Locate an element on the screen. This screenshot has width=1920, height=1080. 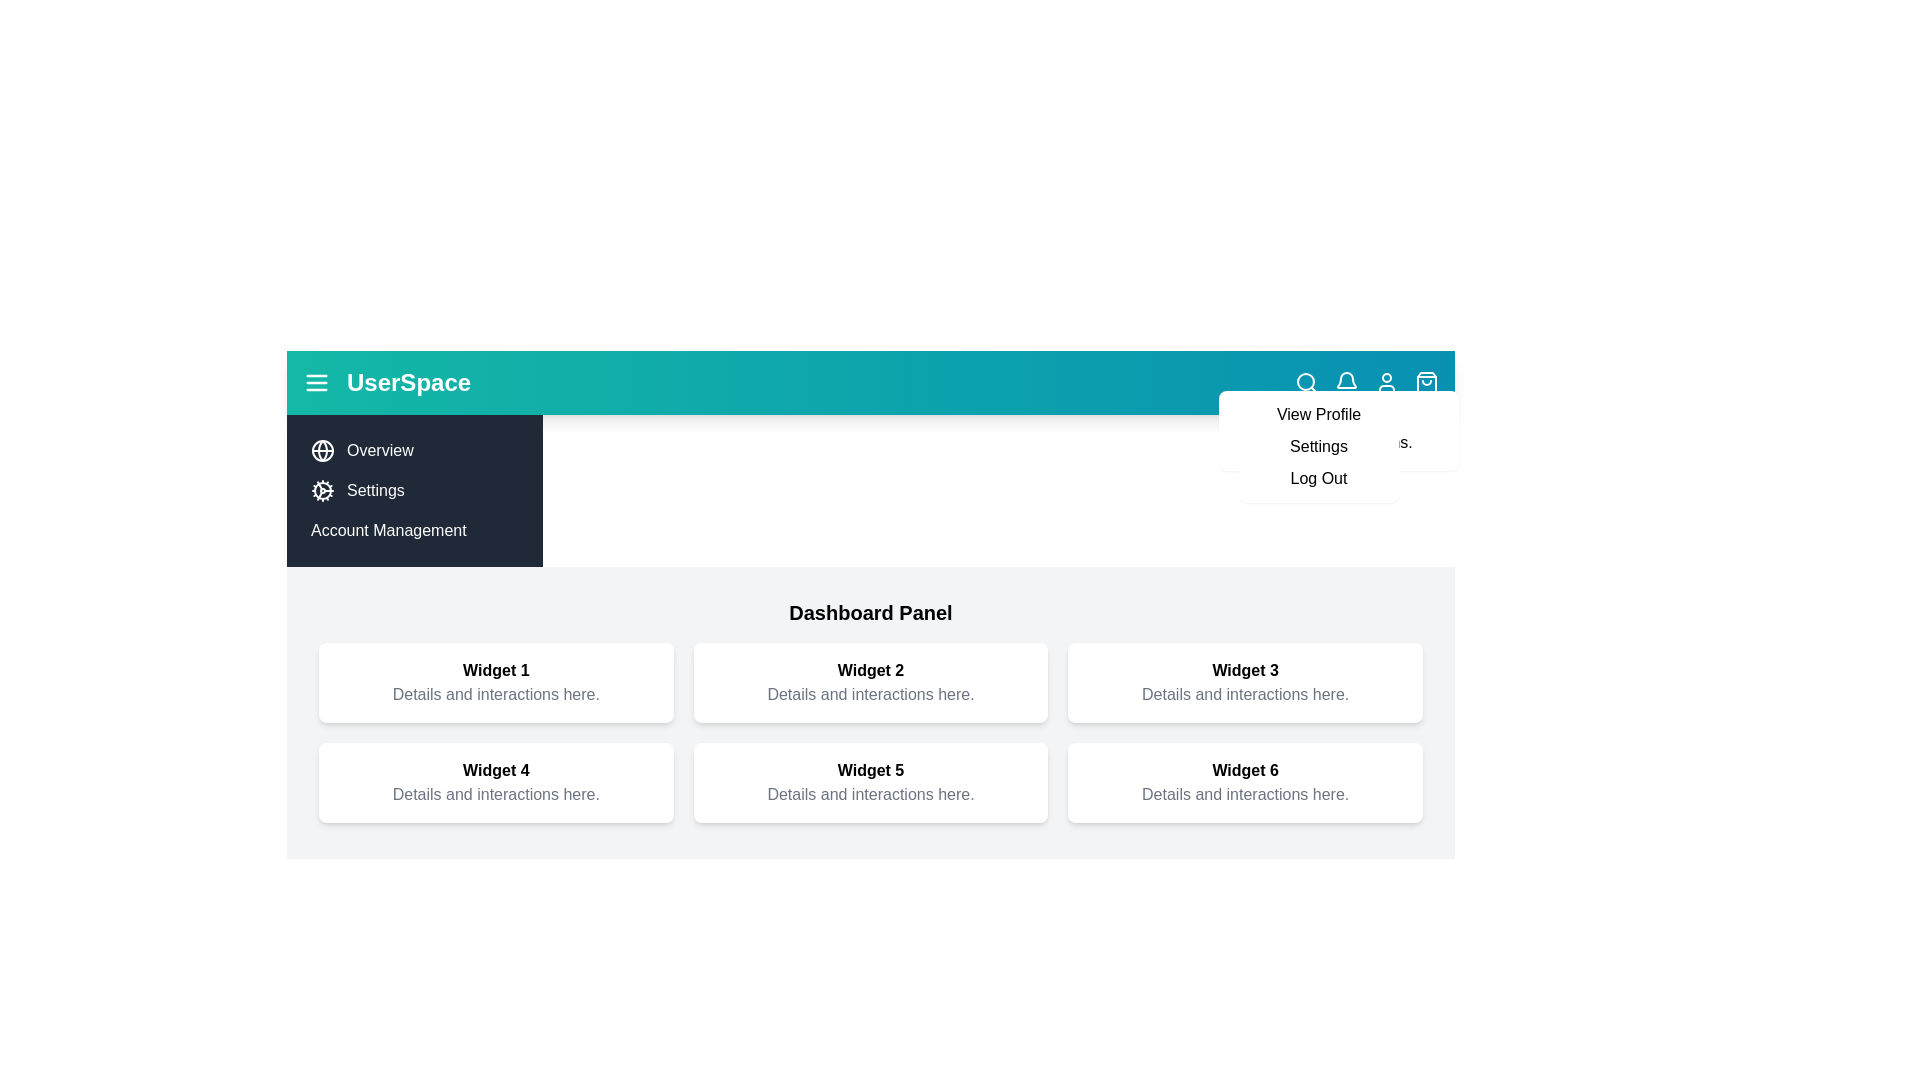
the static text label displaying 'Widget 2', which is styled with a bold font and is centered within a white, rounded rectangular box is located at coordinates (870, 671).